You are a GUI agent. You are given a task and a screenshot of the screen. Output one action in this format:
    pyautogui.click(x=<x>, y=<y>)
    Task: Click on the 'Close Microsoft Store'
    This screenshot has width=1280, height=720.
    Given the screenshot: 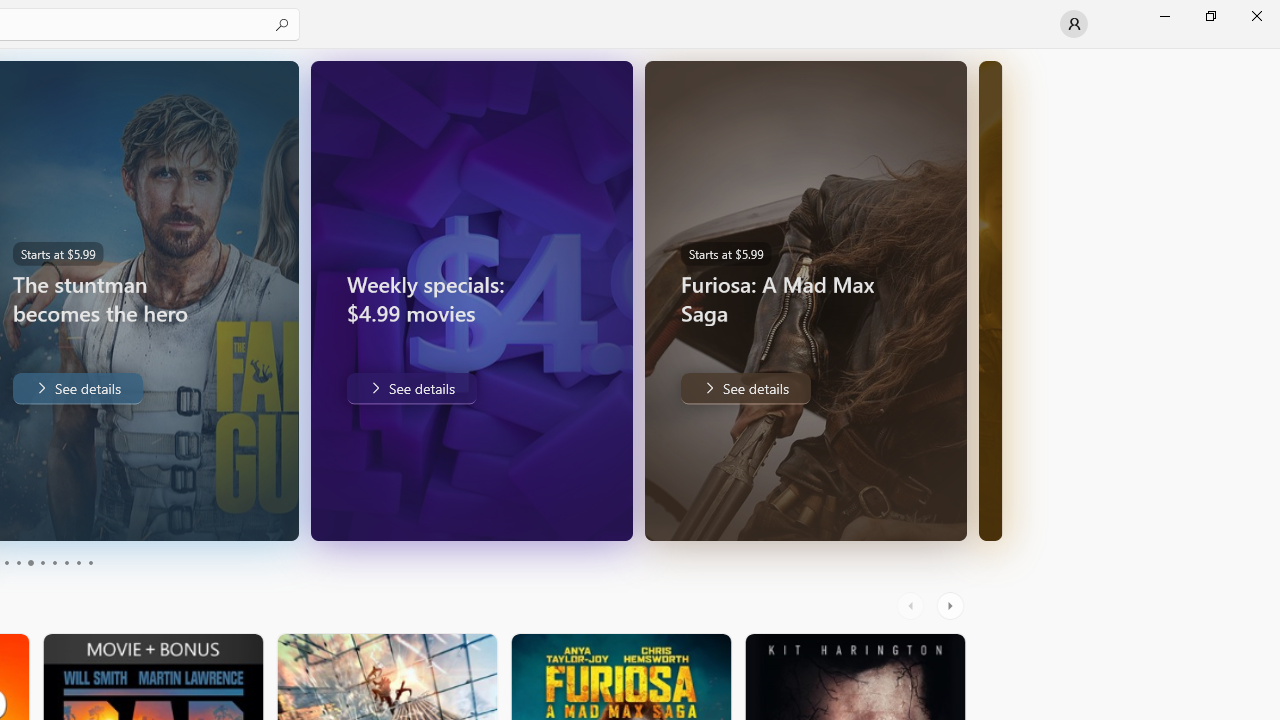 What is the action you would take?
    pyautogui.click(x=1255, y=15)
    